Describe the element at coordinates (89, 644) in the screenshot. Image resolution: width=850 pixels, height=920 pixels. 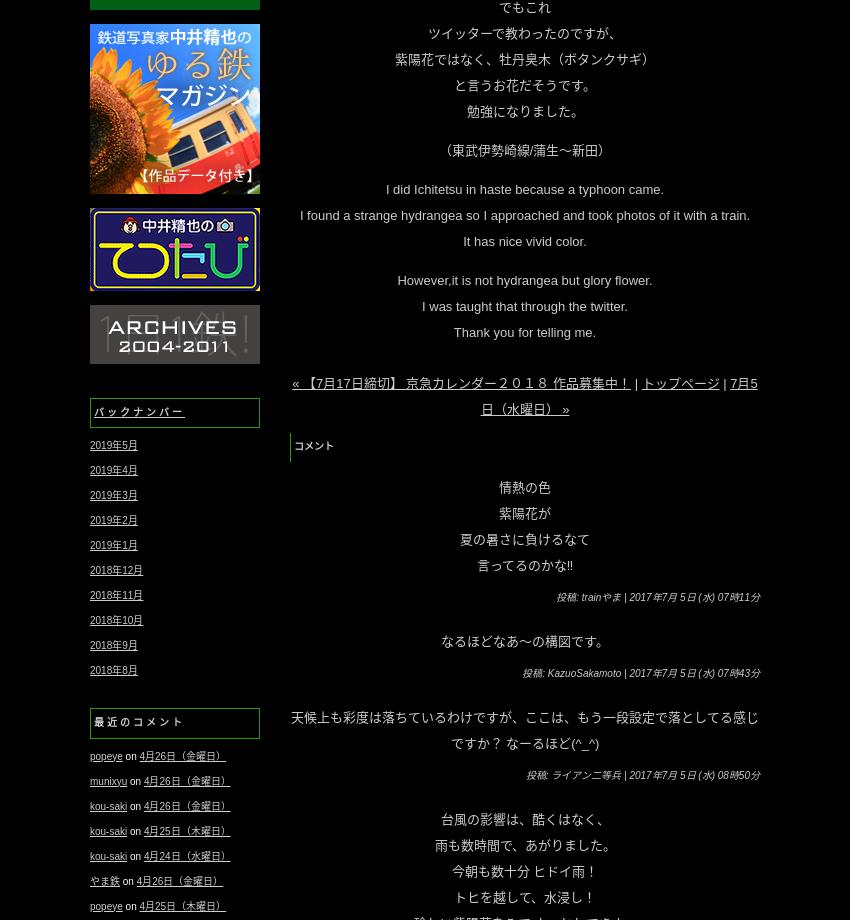
I see `'2018年9月'` at that location.